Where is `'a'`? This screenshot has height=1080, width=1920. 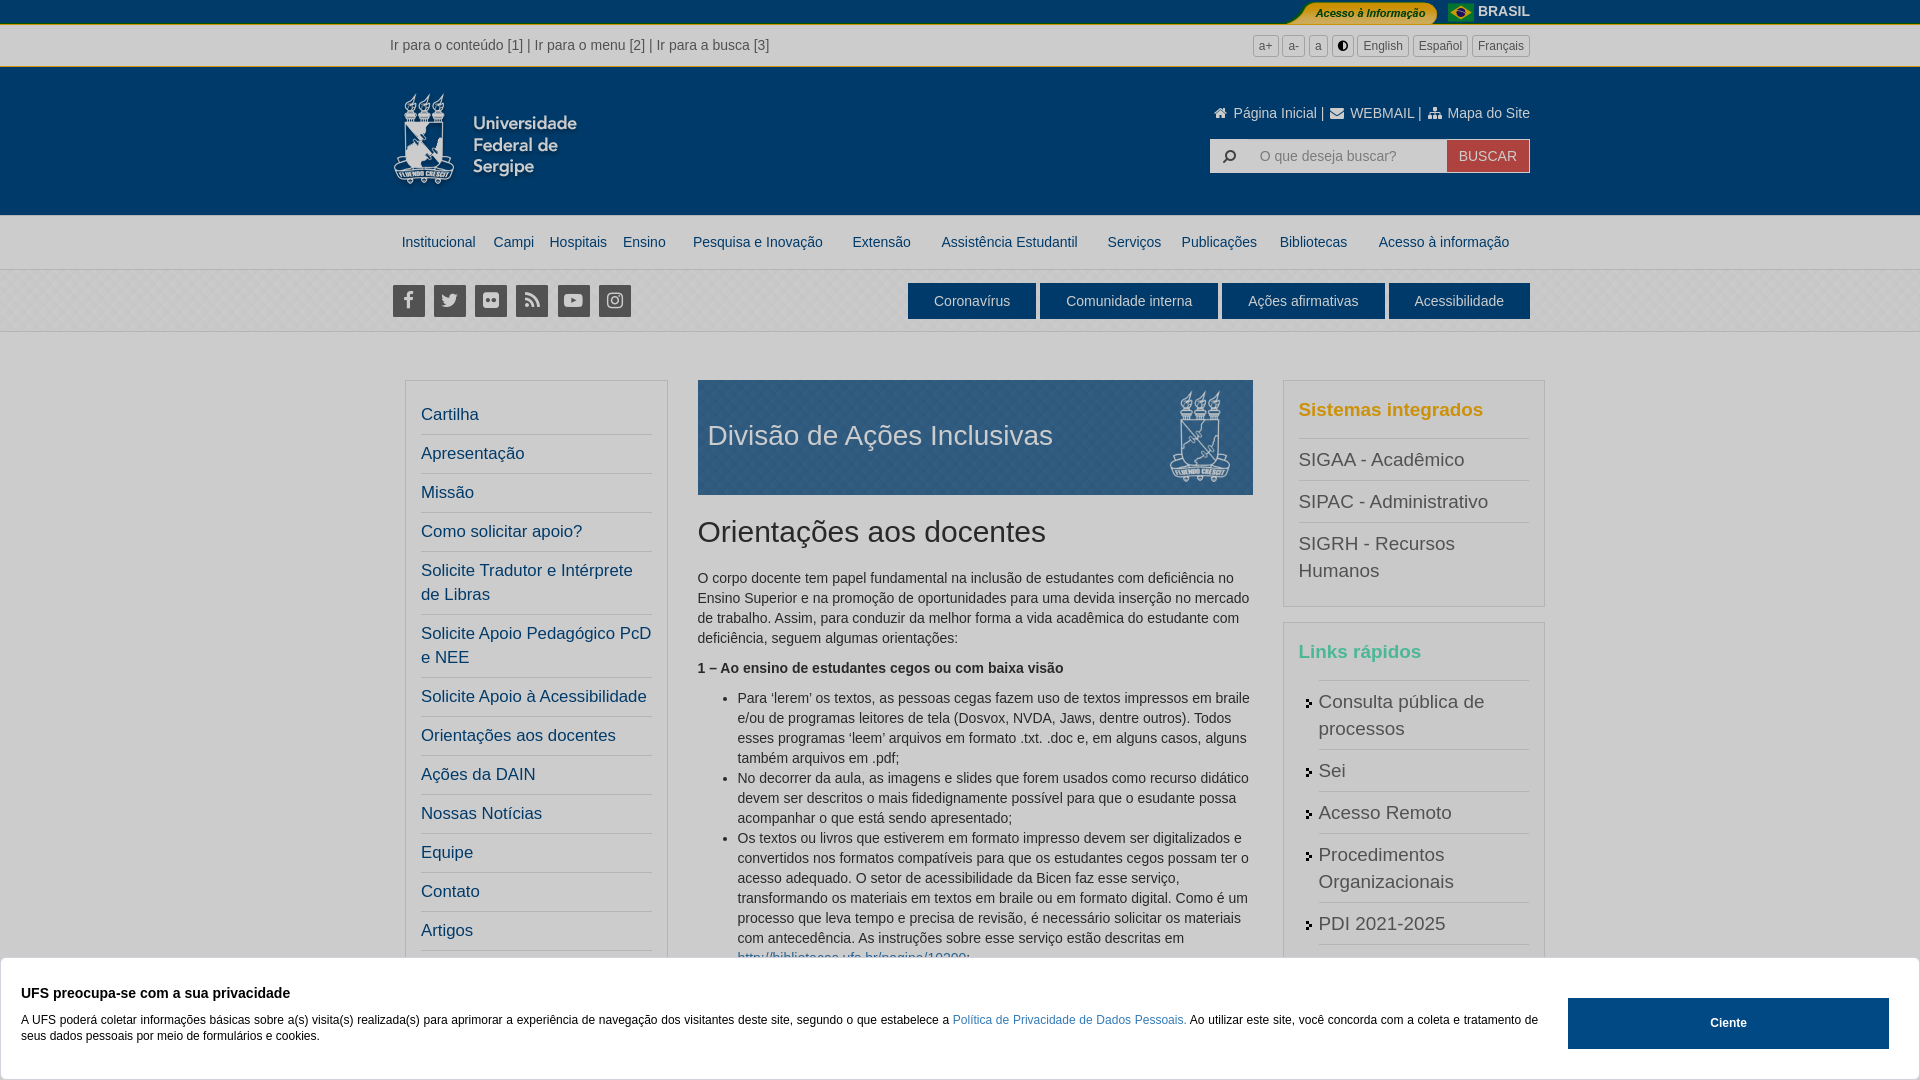
'a' is located at coordinates (1318, 45).